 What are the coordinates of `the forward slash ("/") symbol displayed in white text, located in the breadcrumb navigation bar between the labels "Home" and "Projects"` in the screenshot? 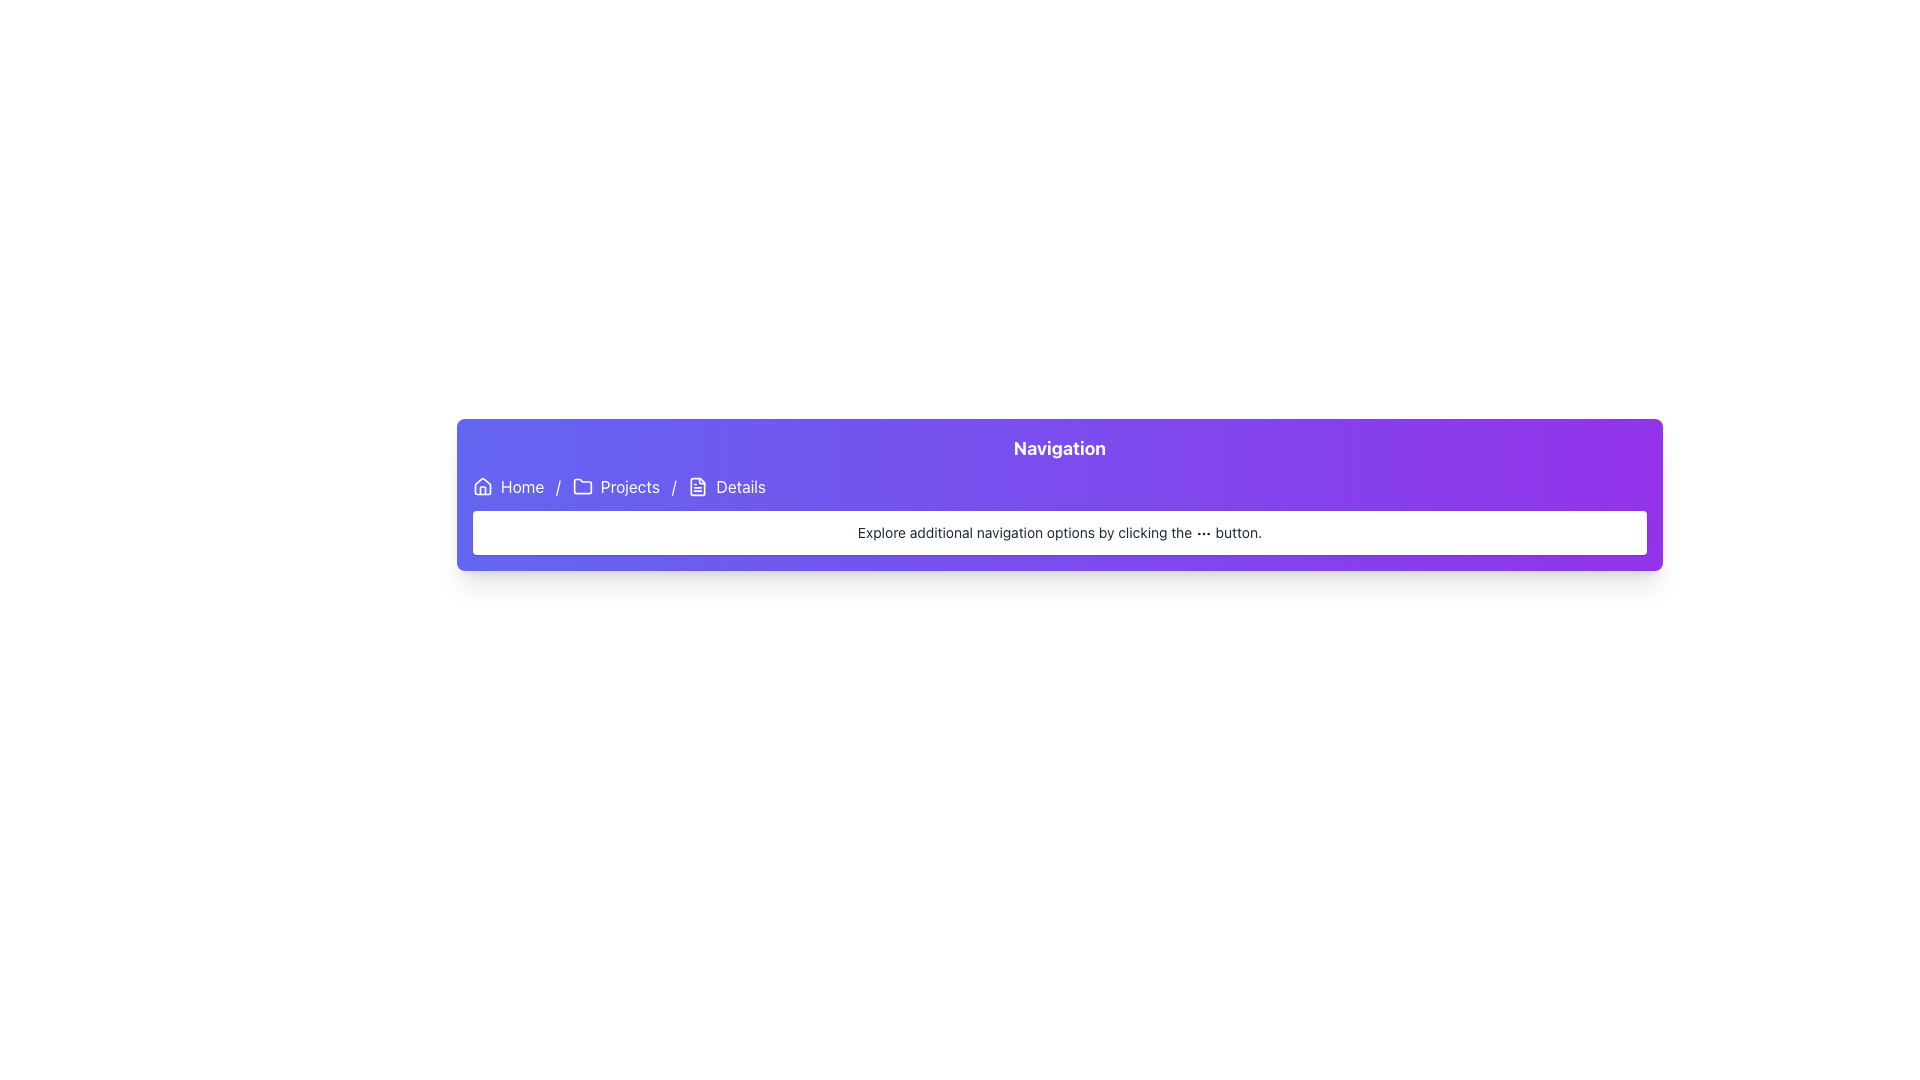 It's located at (558, 486).